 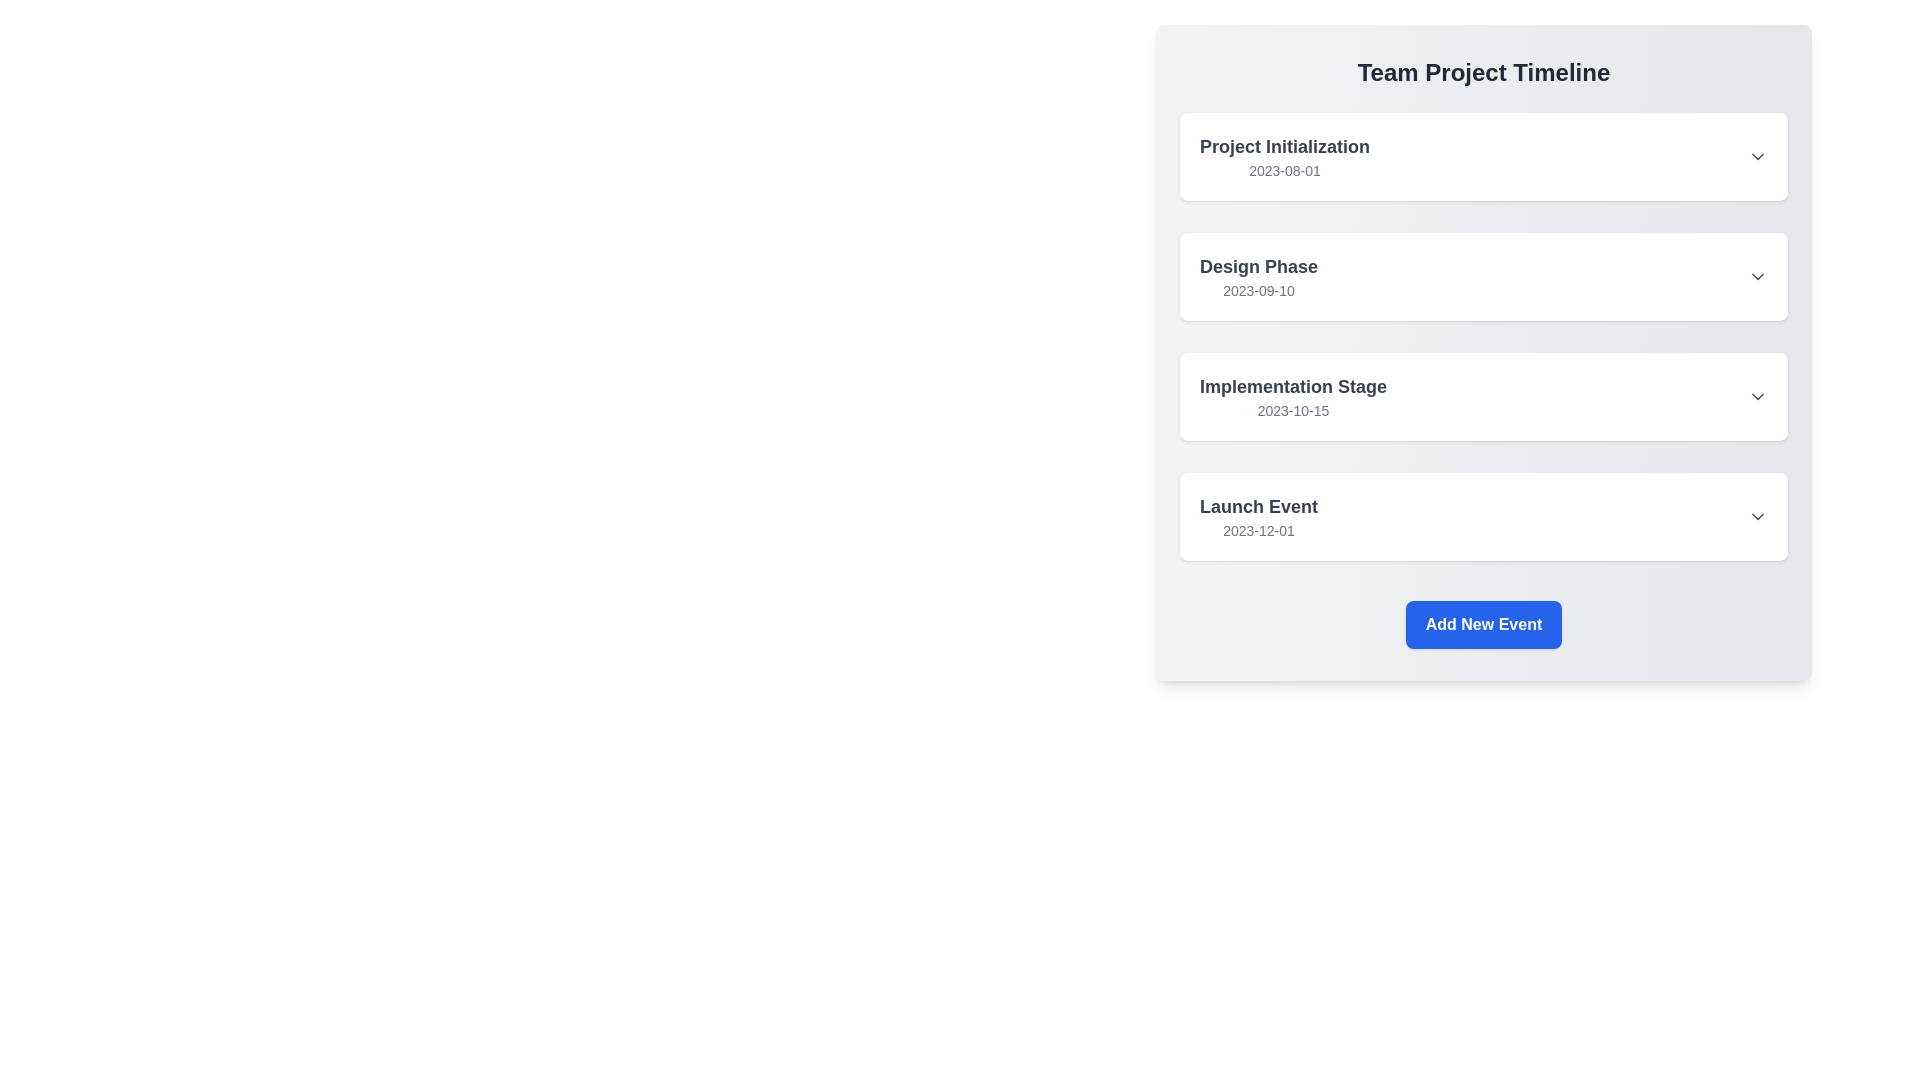 What do you see at coordinates (1483, 623) in the screenshot?
I see `the 'Add New Event' button, which is a rectangular button with rounded corners, a bold blue background, and white-bold text, located at the bottom of the 'Team Project Timeline' panel` at bounding box center [1483, 623].